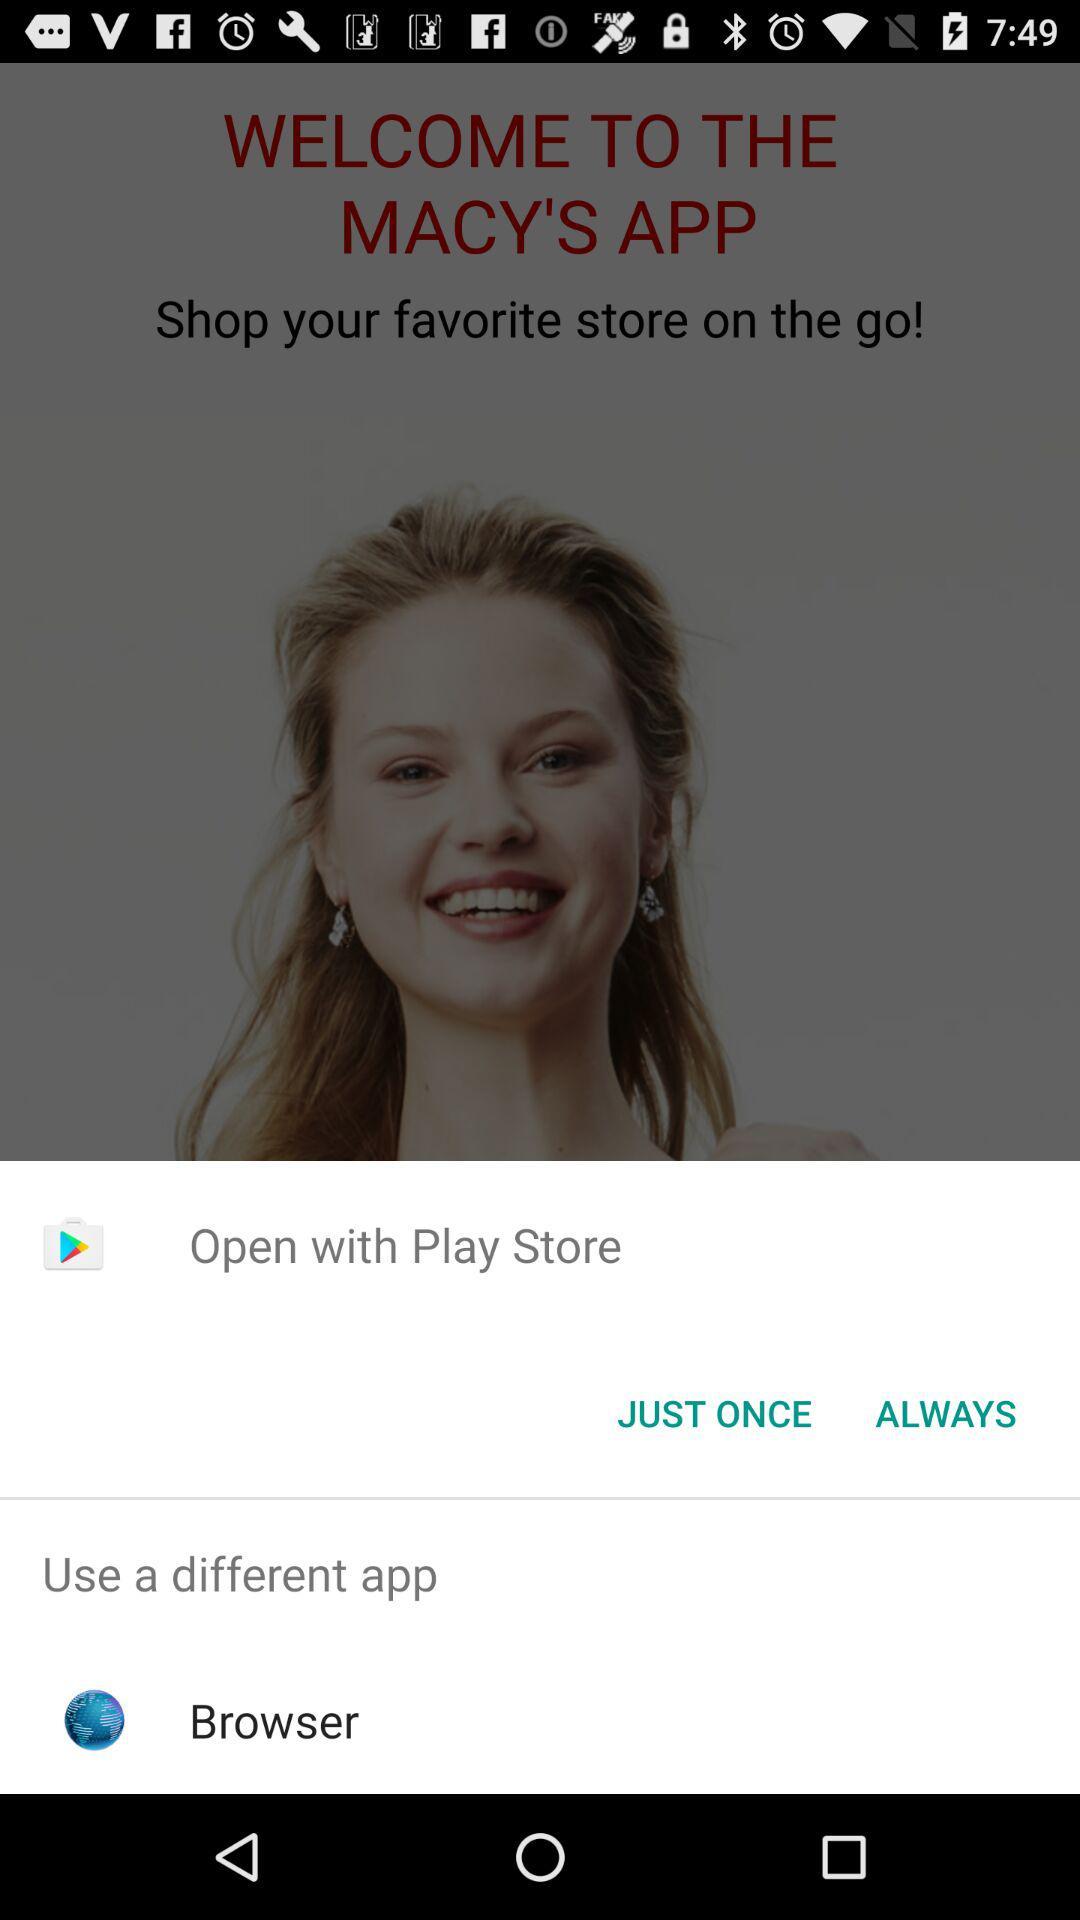 This screenshot has width=1080, height=1920. Describe the element at coordinates (945, 1411) in the screenshot. I see `the always item` at that location.